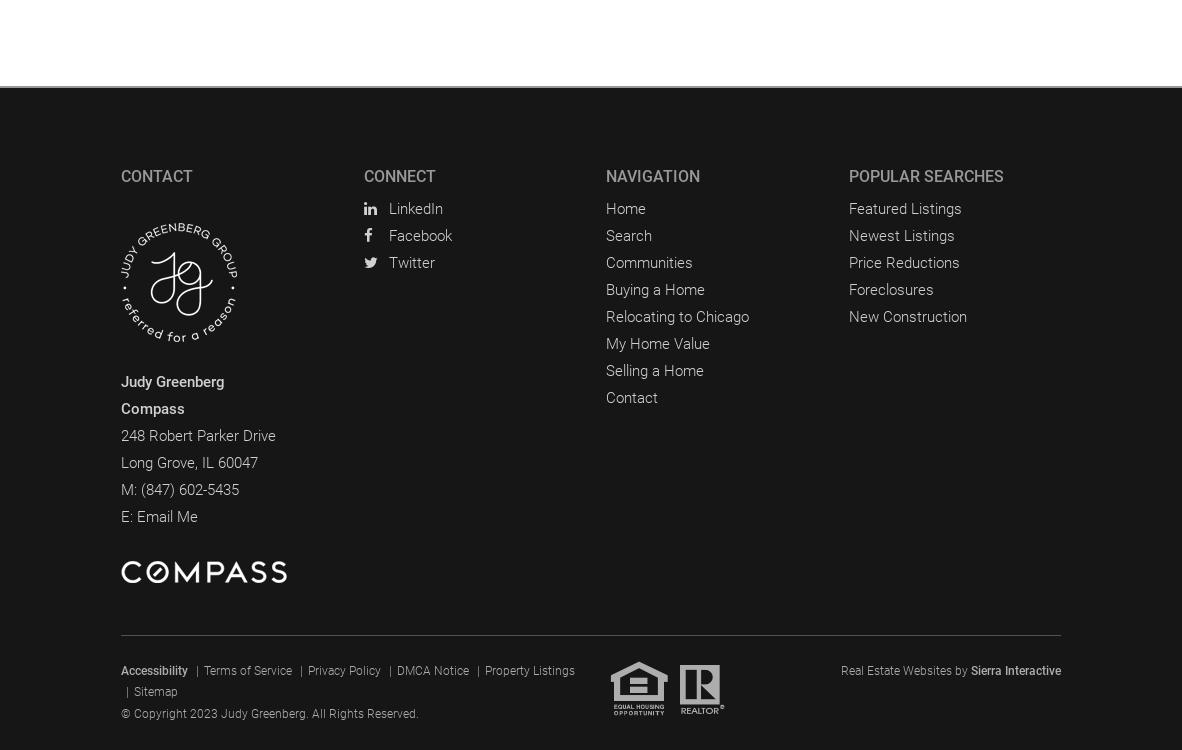  What do you see at coordinates (431, 669) in the screenshot?
I see `'DMCA Notice'` at bounding box center [431, 669].